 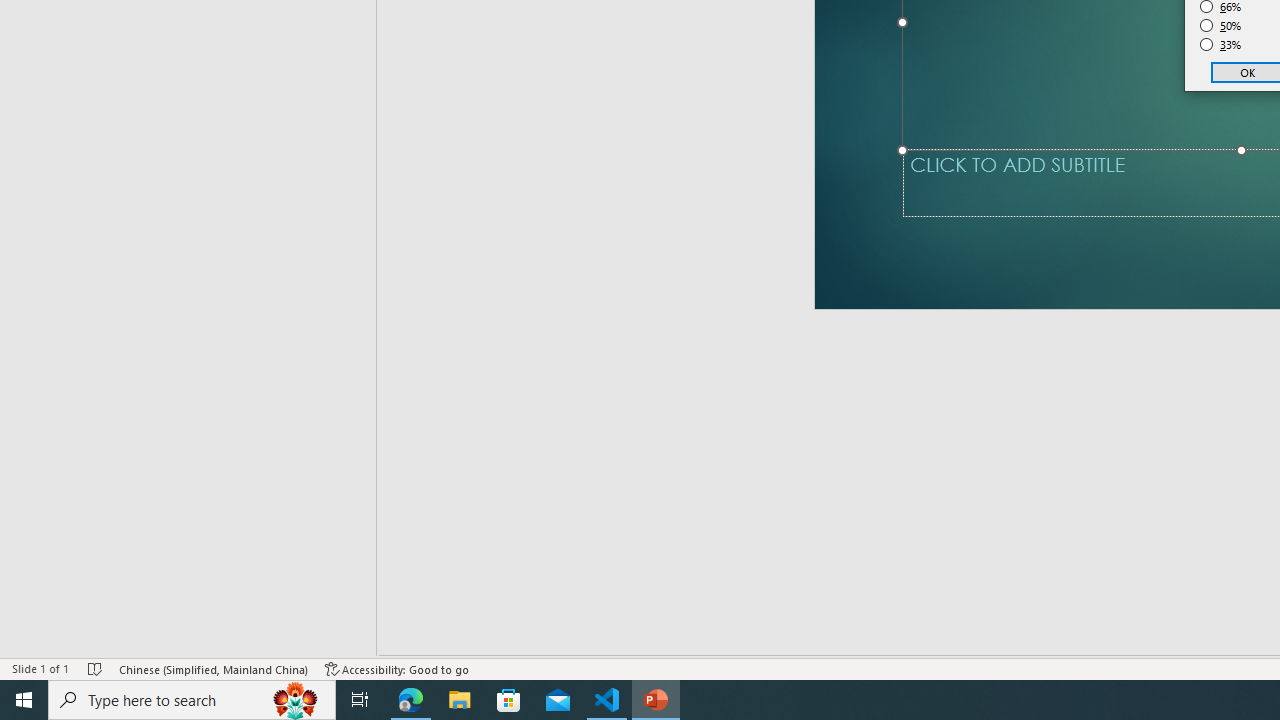 I want to click on 'Start', so click(x=24, y=698).